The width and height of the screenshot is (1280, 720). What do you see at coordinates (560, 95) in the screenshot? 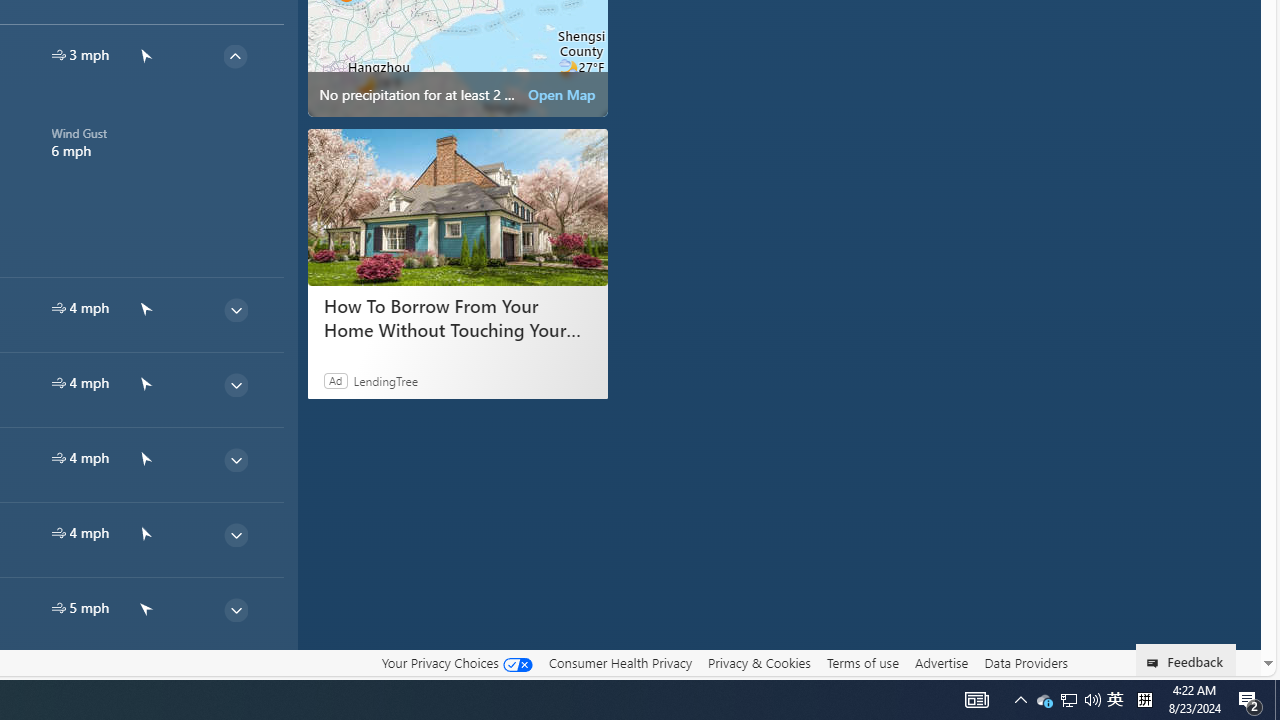
I see `'Open Map'` at bounding box center [560, 95].